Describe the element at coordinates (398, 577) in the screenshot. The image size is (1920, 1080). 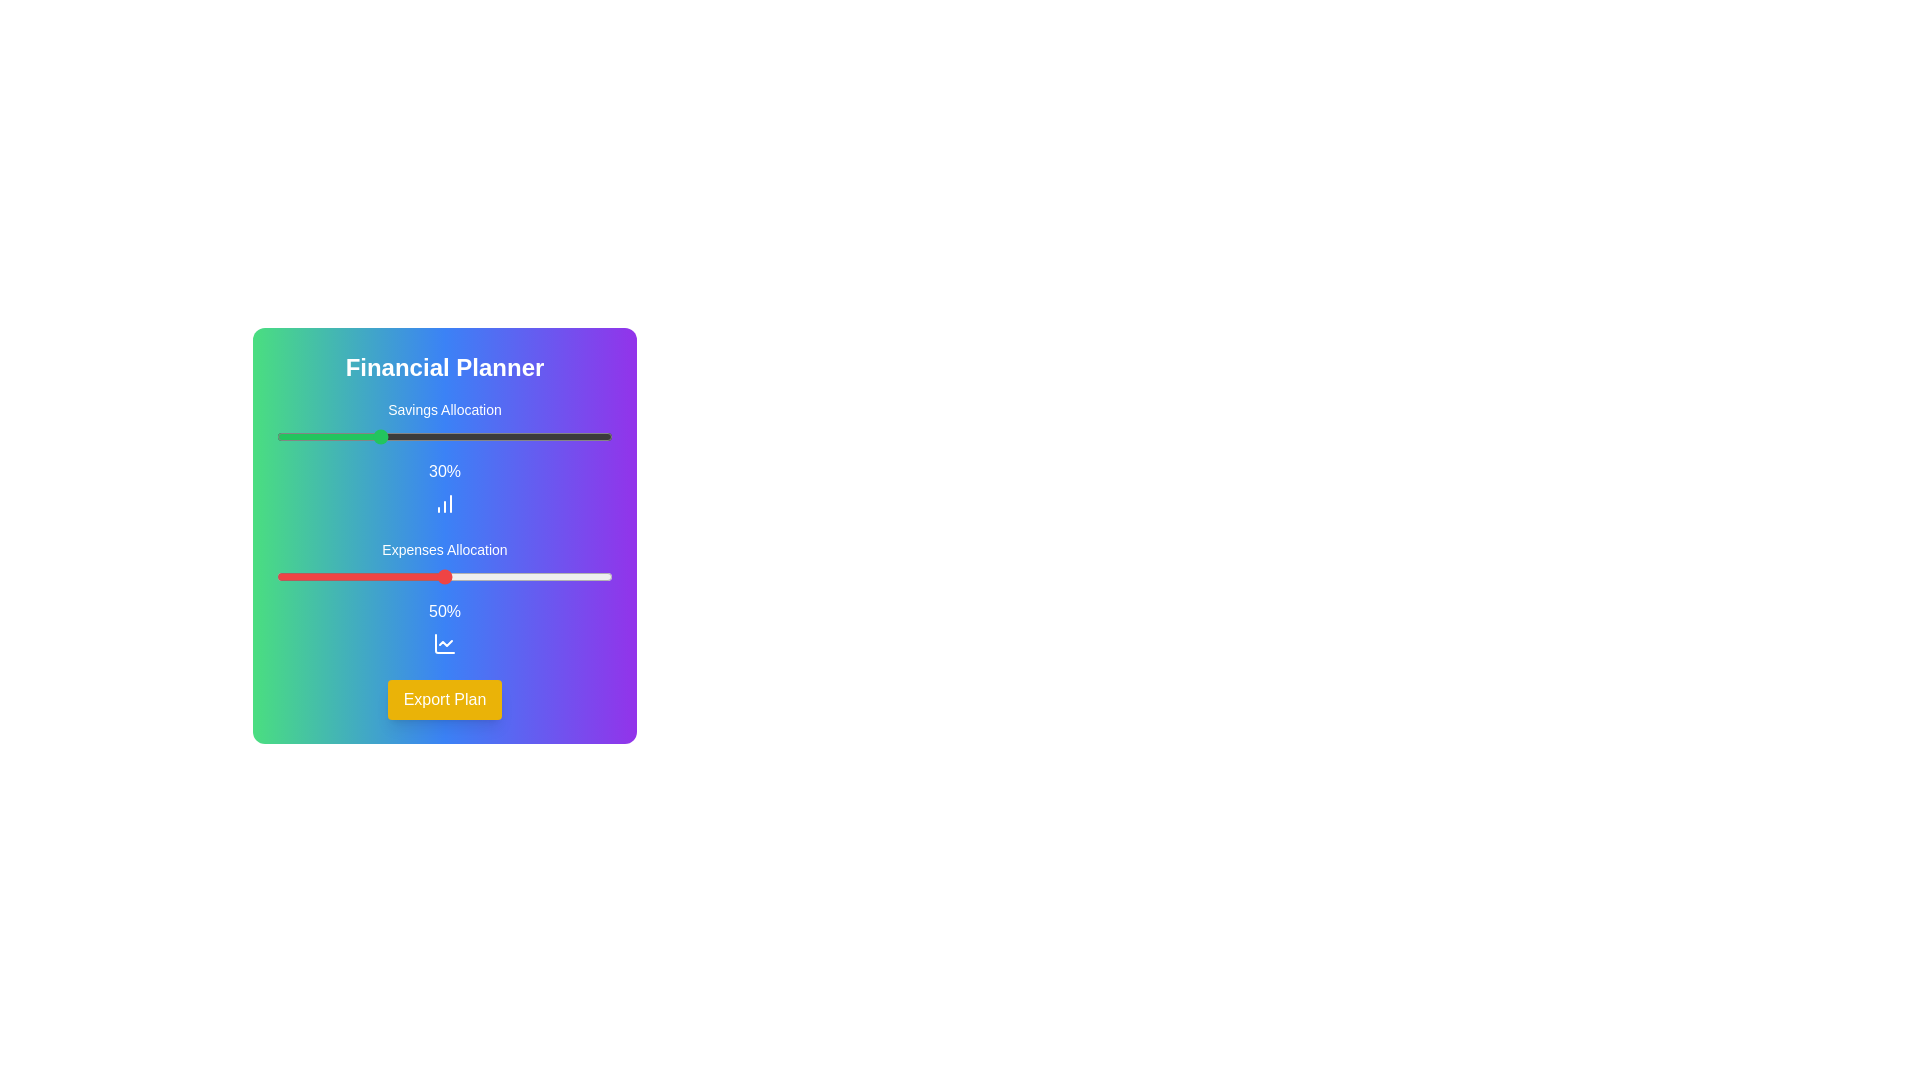
I see `the Expenses Allocation slider` at that location.